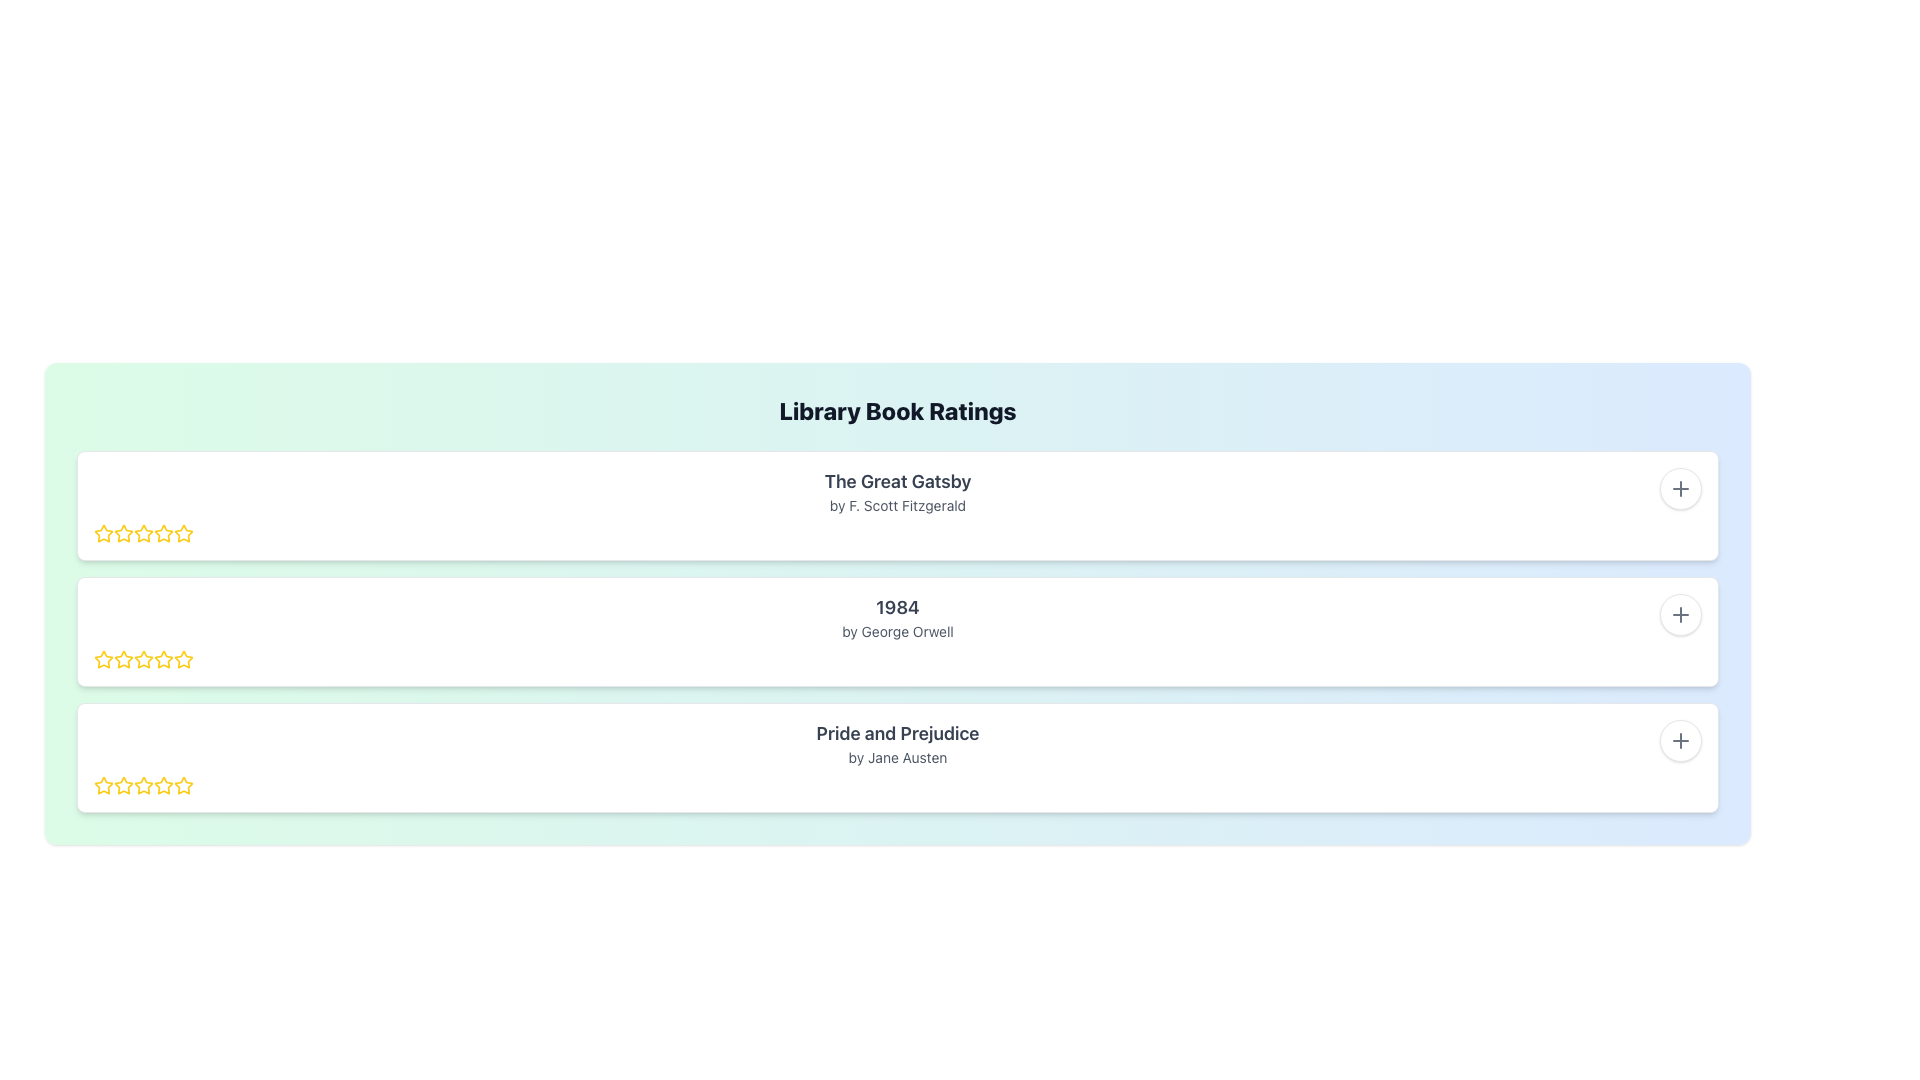 Image resolution: width=1920 pixels, height=1080 pixels. Describe the element at coordinates (896, 758) in the screenshot. I see `the text label displaying 'by Jane Austen', which is styled with a smaller font size and light gray color, positioned below the title 'Pride and Prejudice'` at that location.